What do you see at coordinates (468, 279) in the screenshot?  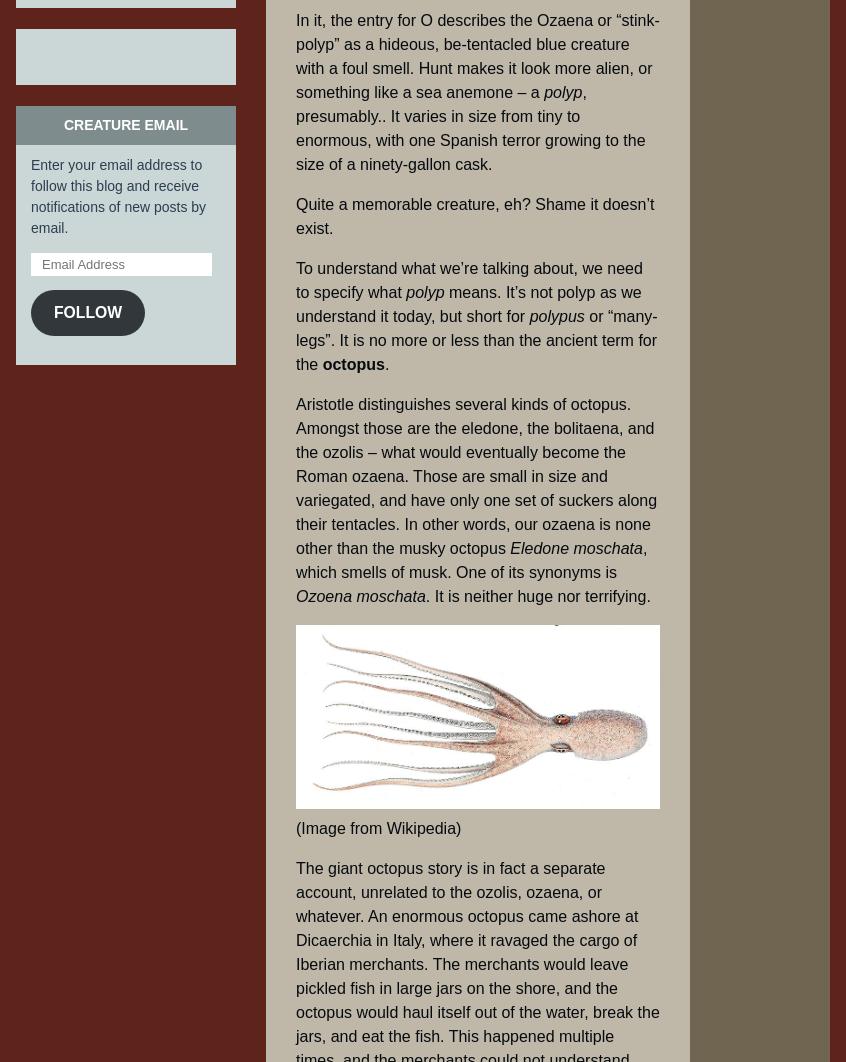 I see `'To understand what we’re talking about, we need to specify what'` at bounding box center [468, 279].